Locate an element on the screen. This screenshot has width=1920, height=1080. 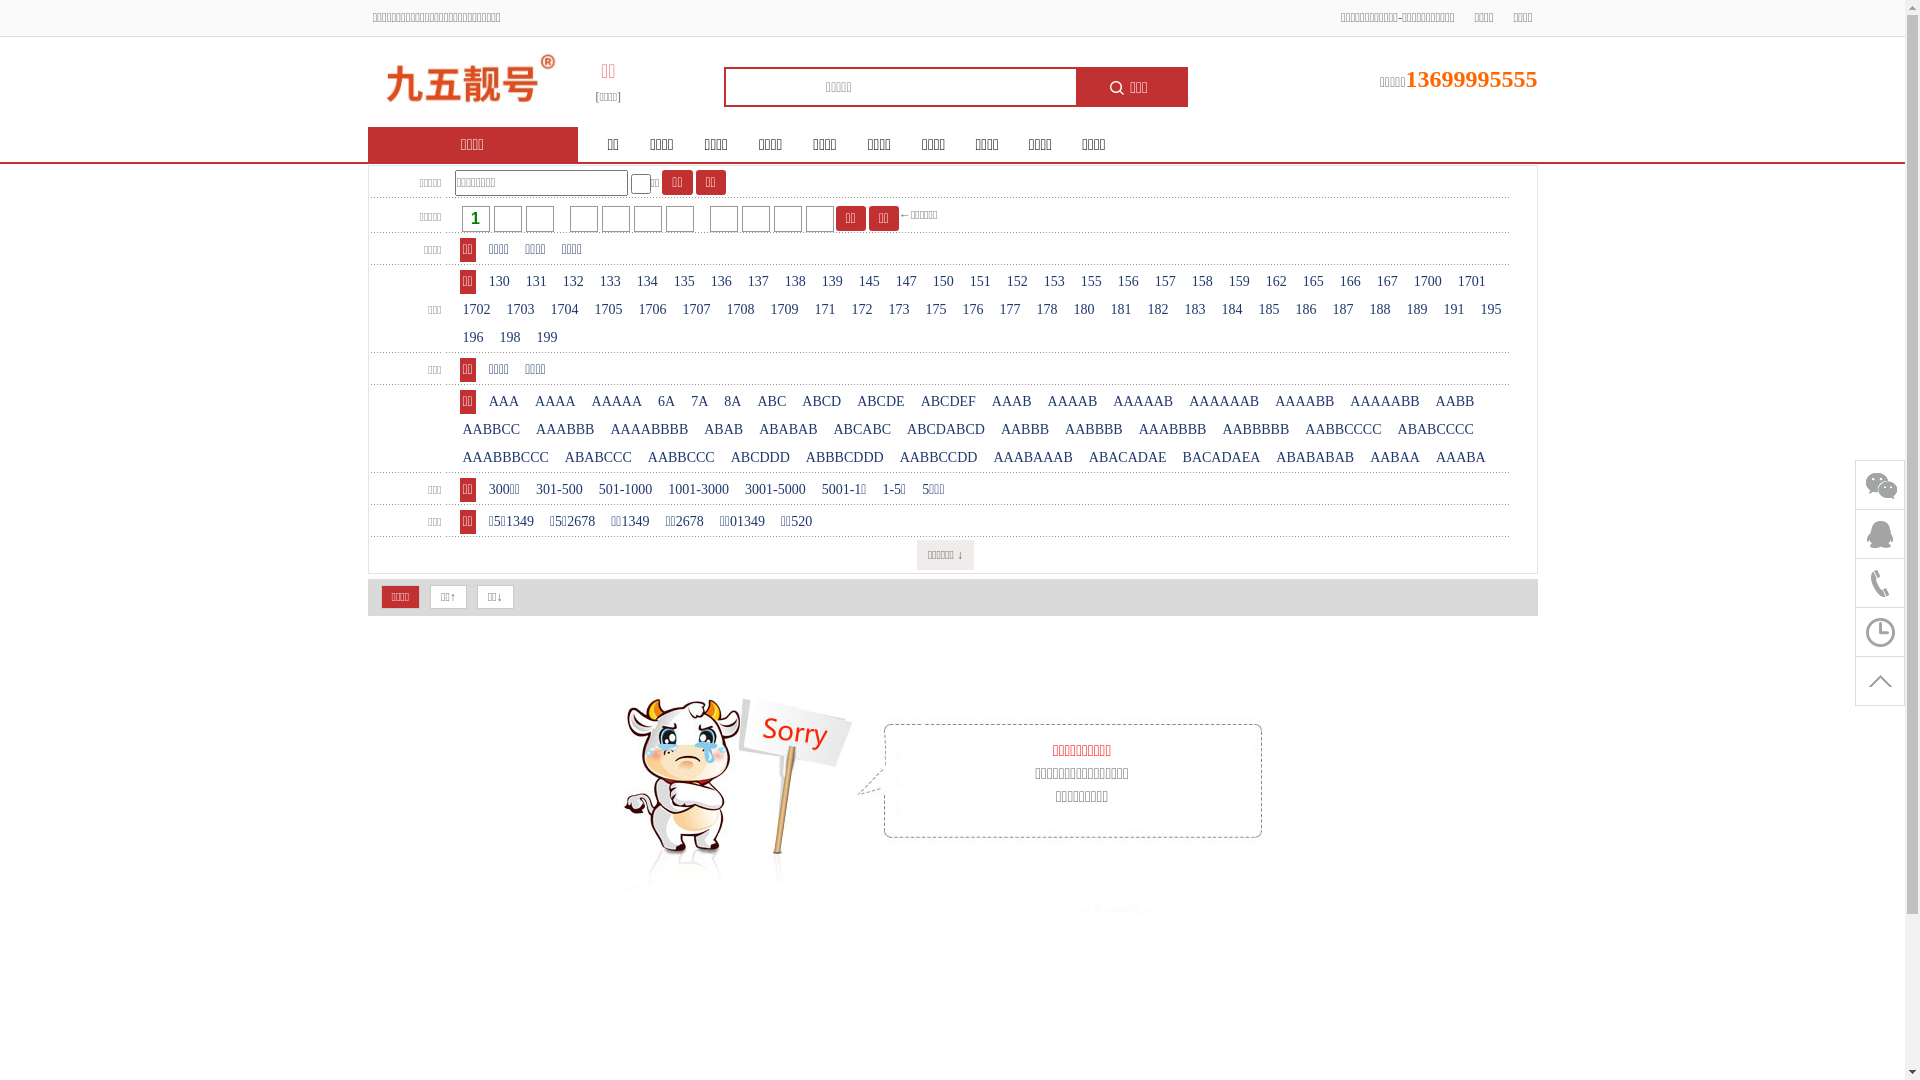
'180' is located at coordinates (1082, 309).